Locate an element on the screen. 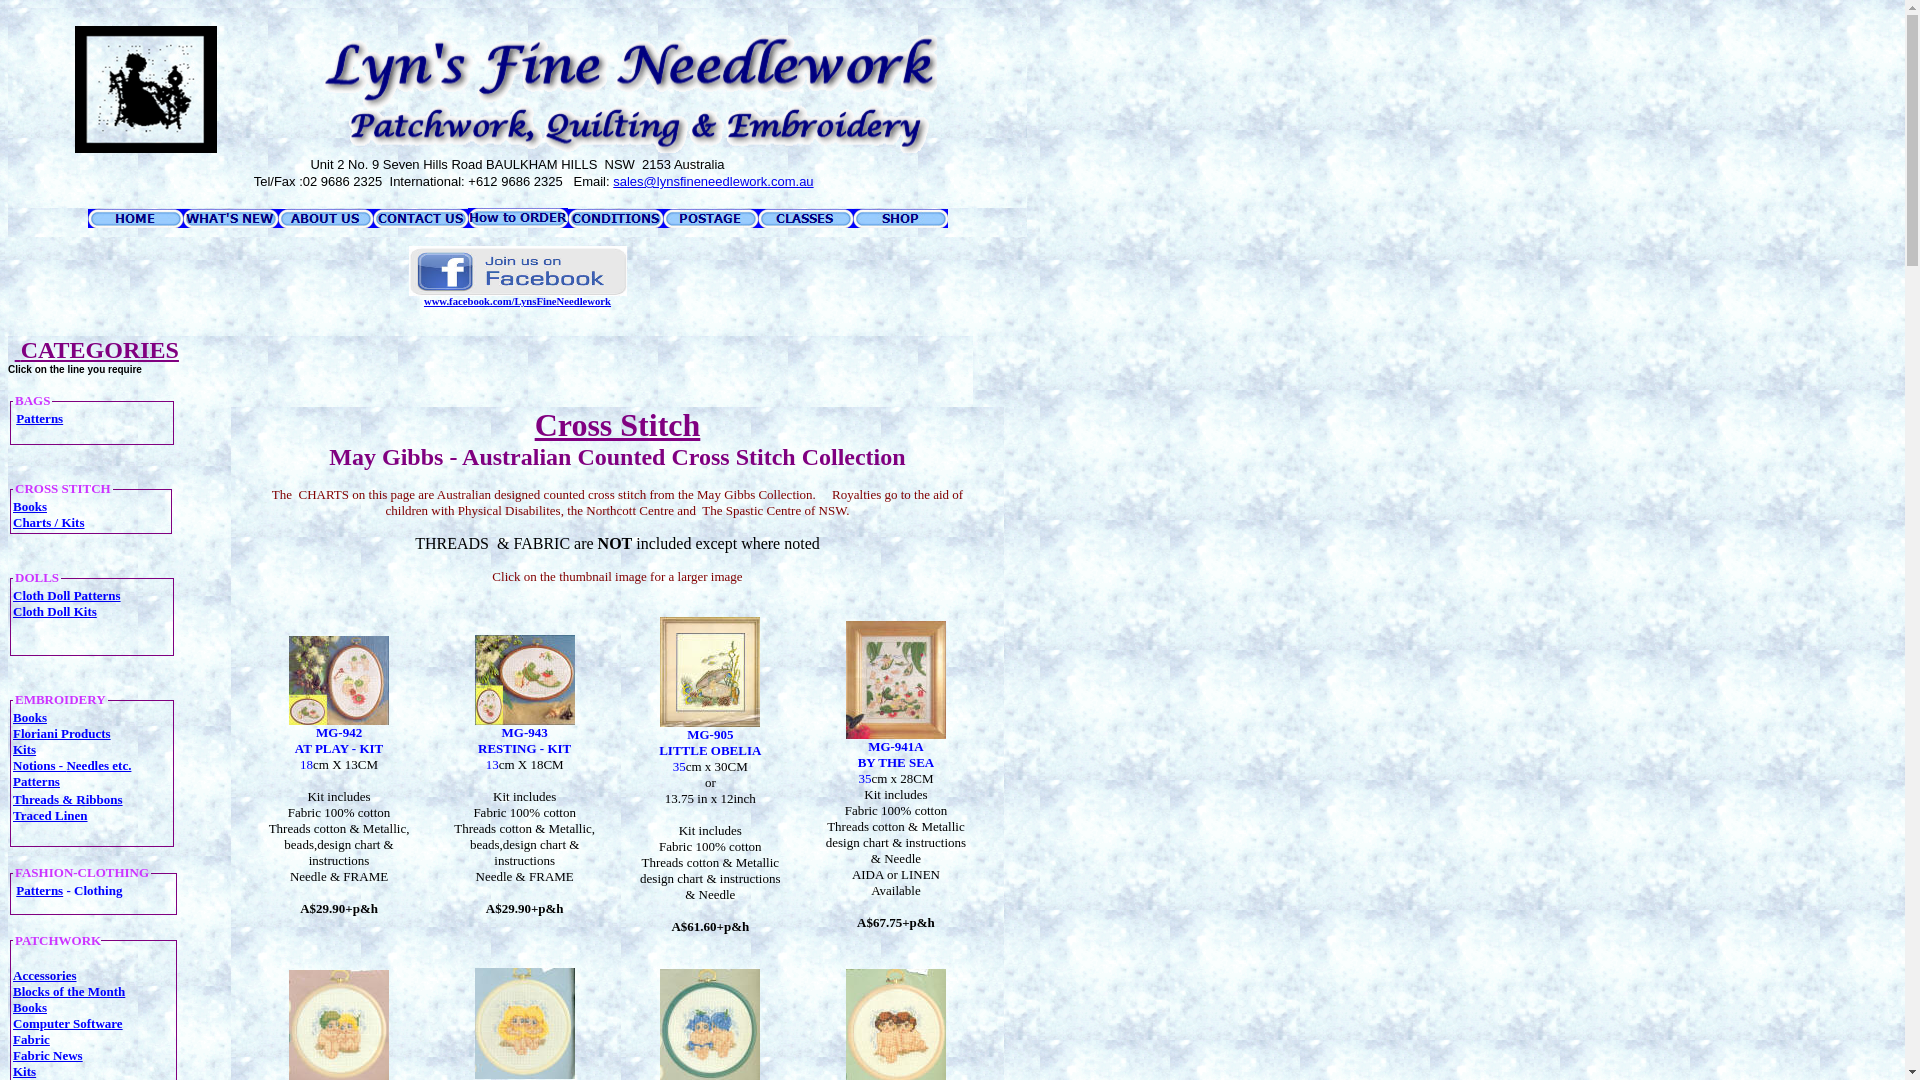 The image size is (1920, 1080). 'Kits' is located at coordinates (24, 749).